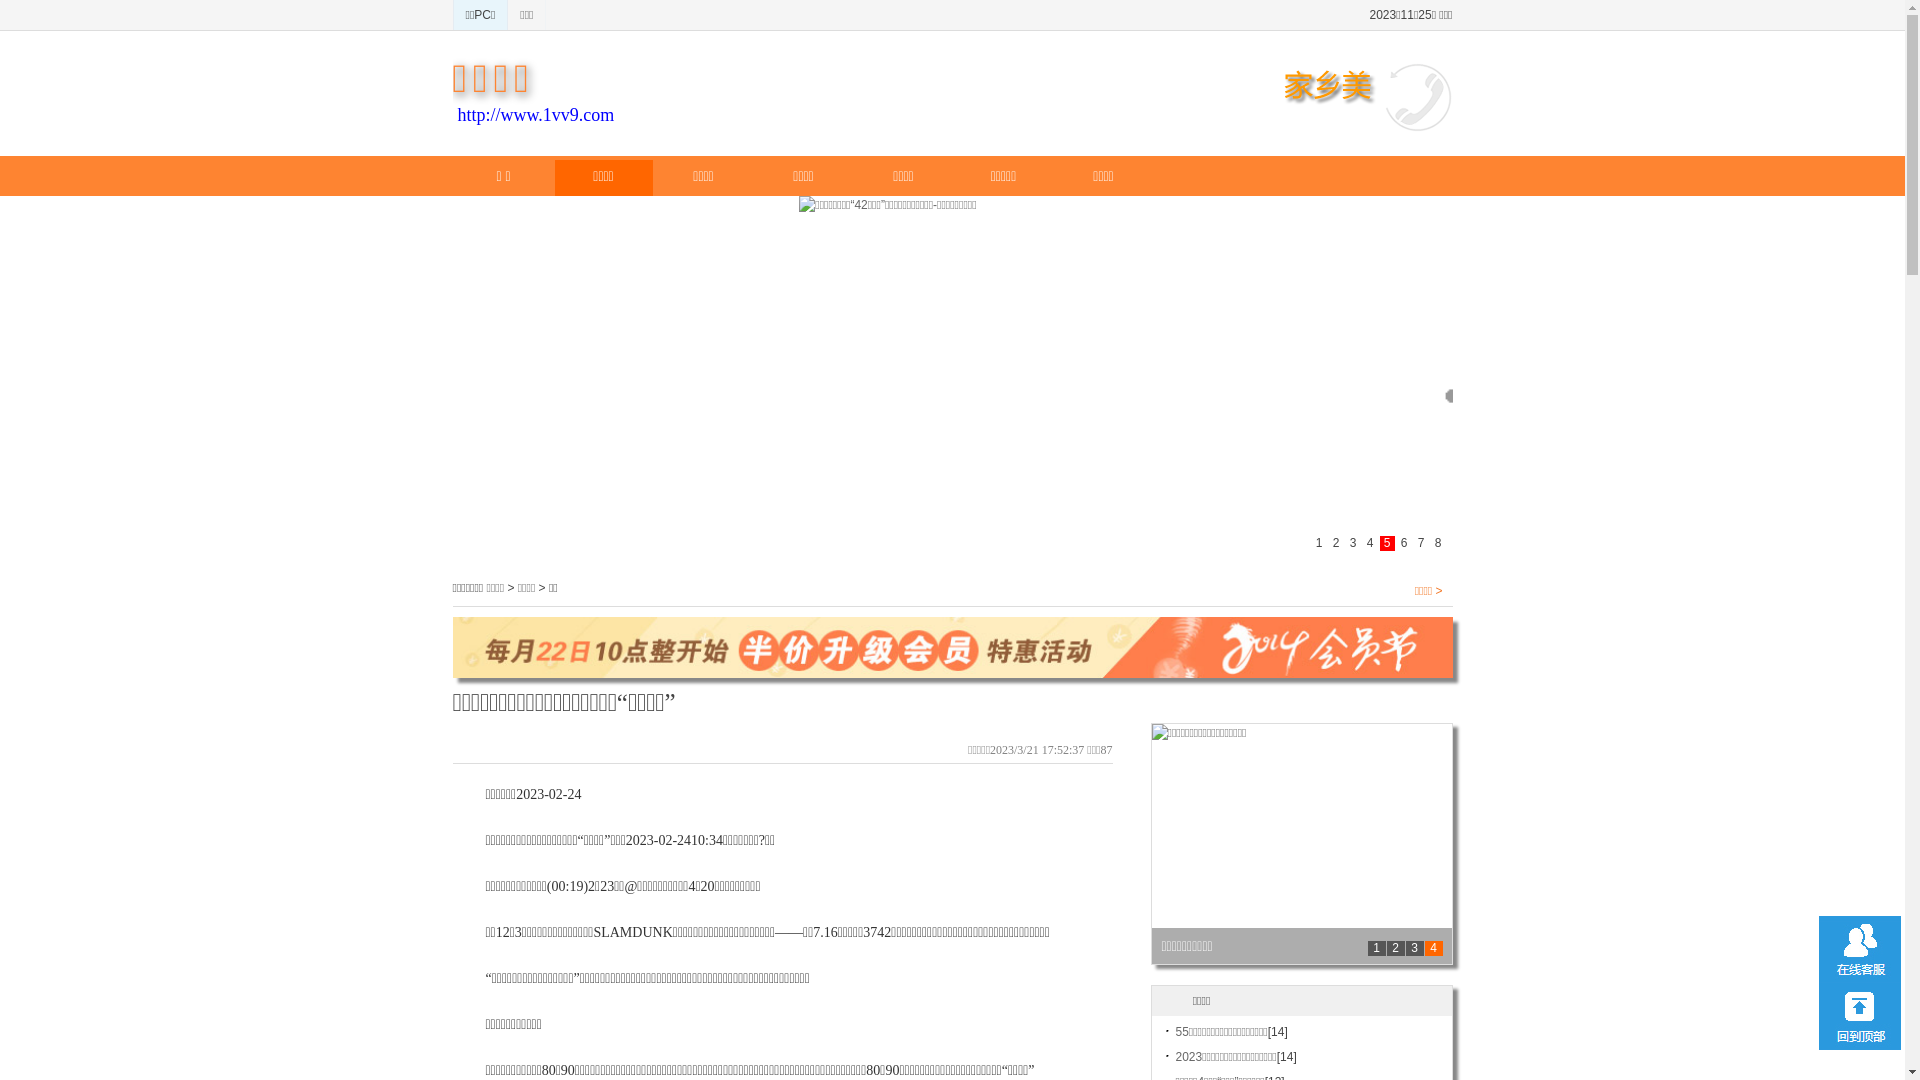 The height and width of the screenshot is (1080, 1920). What do you see at coordinates (1414, 947) in the screenshot?
I see `'3'` at bounding box center [1414, 947].